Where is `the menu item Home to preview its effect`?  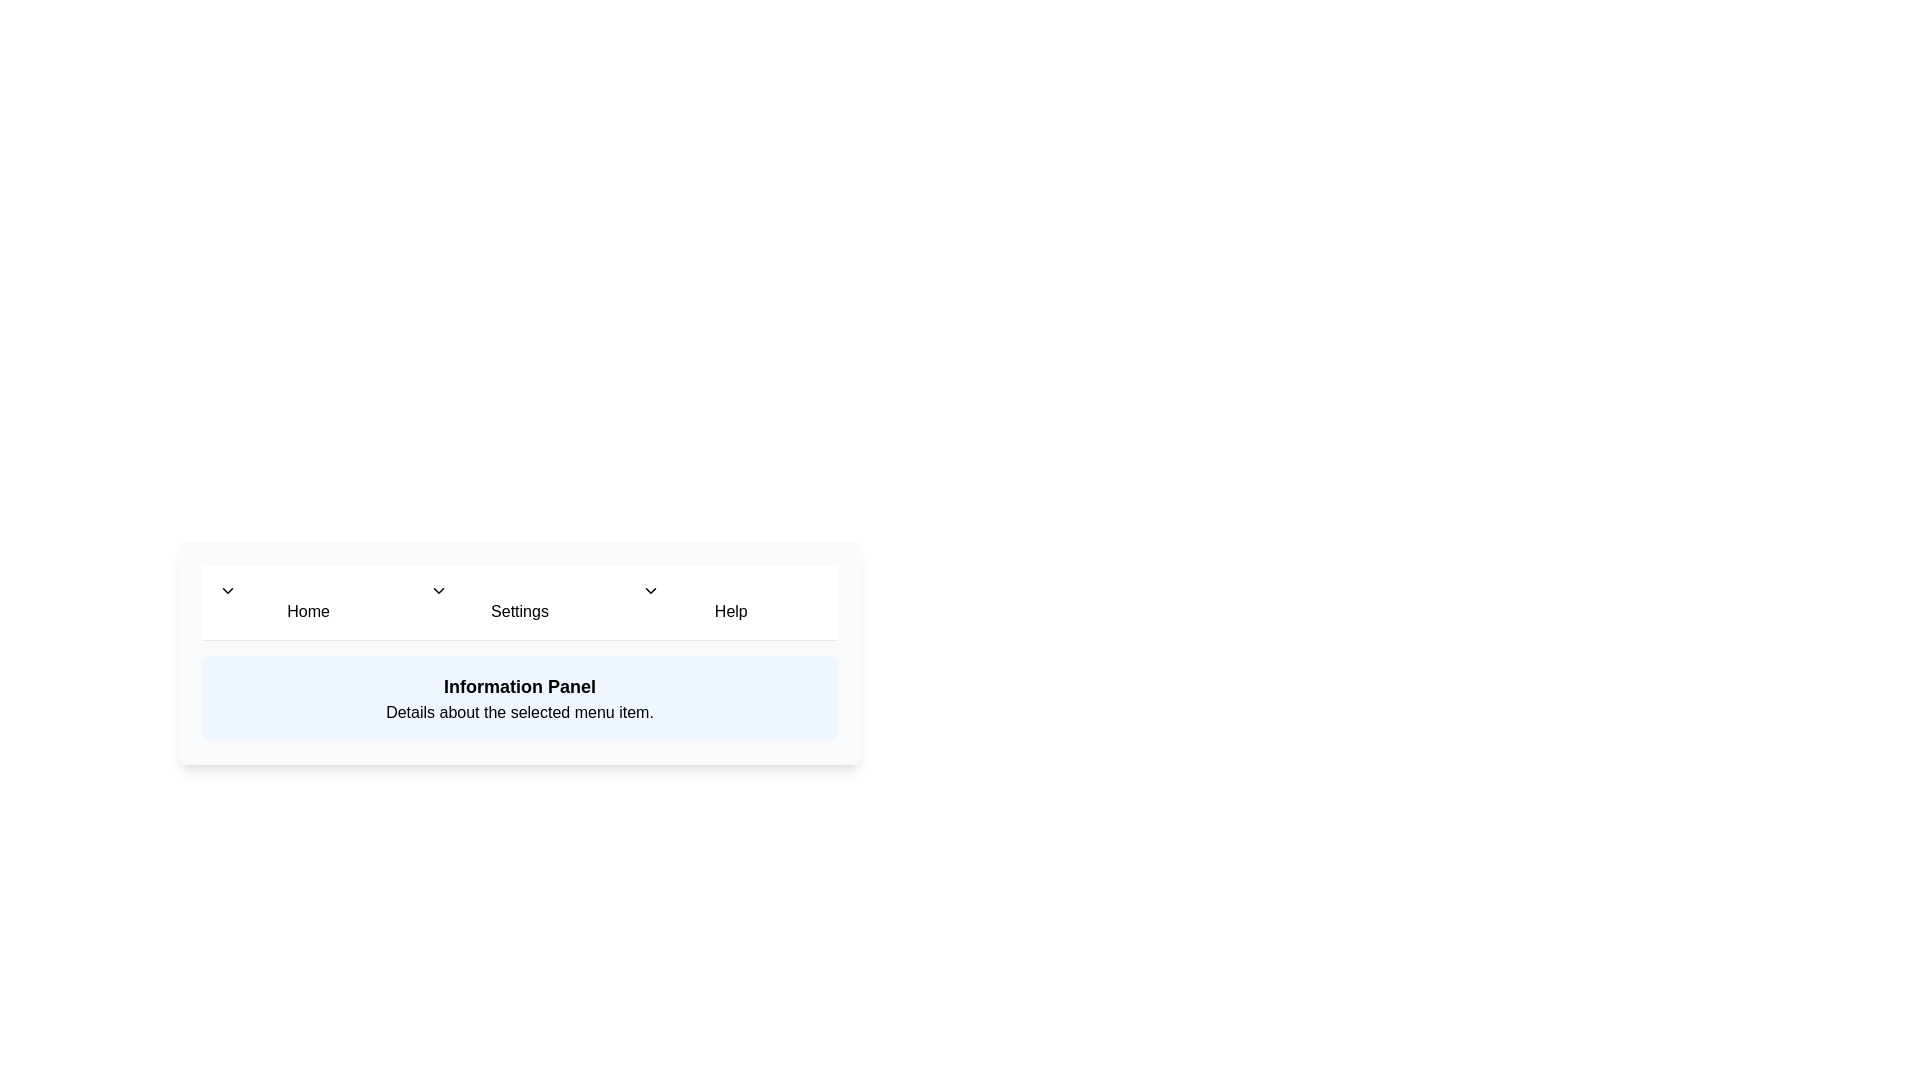
the menu item Home to preview its effect is located at coordinates (306, 601).